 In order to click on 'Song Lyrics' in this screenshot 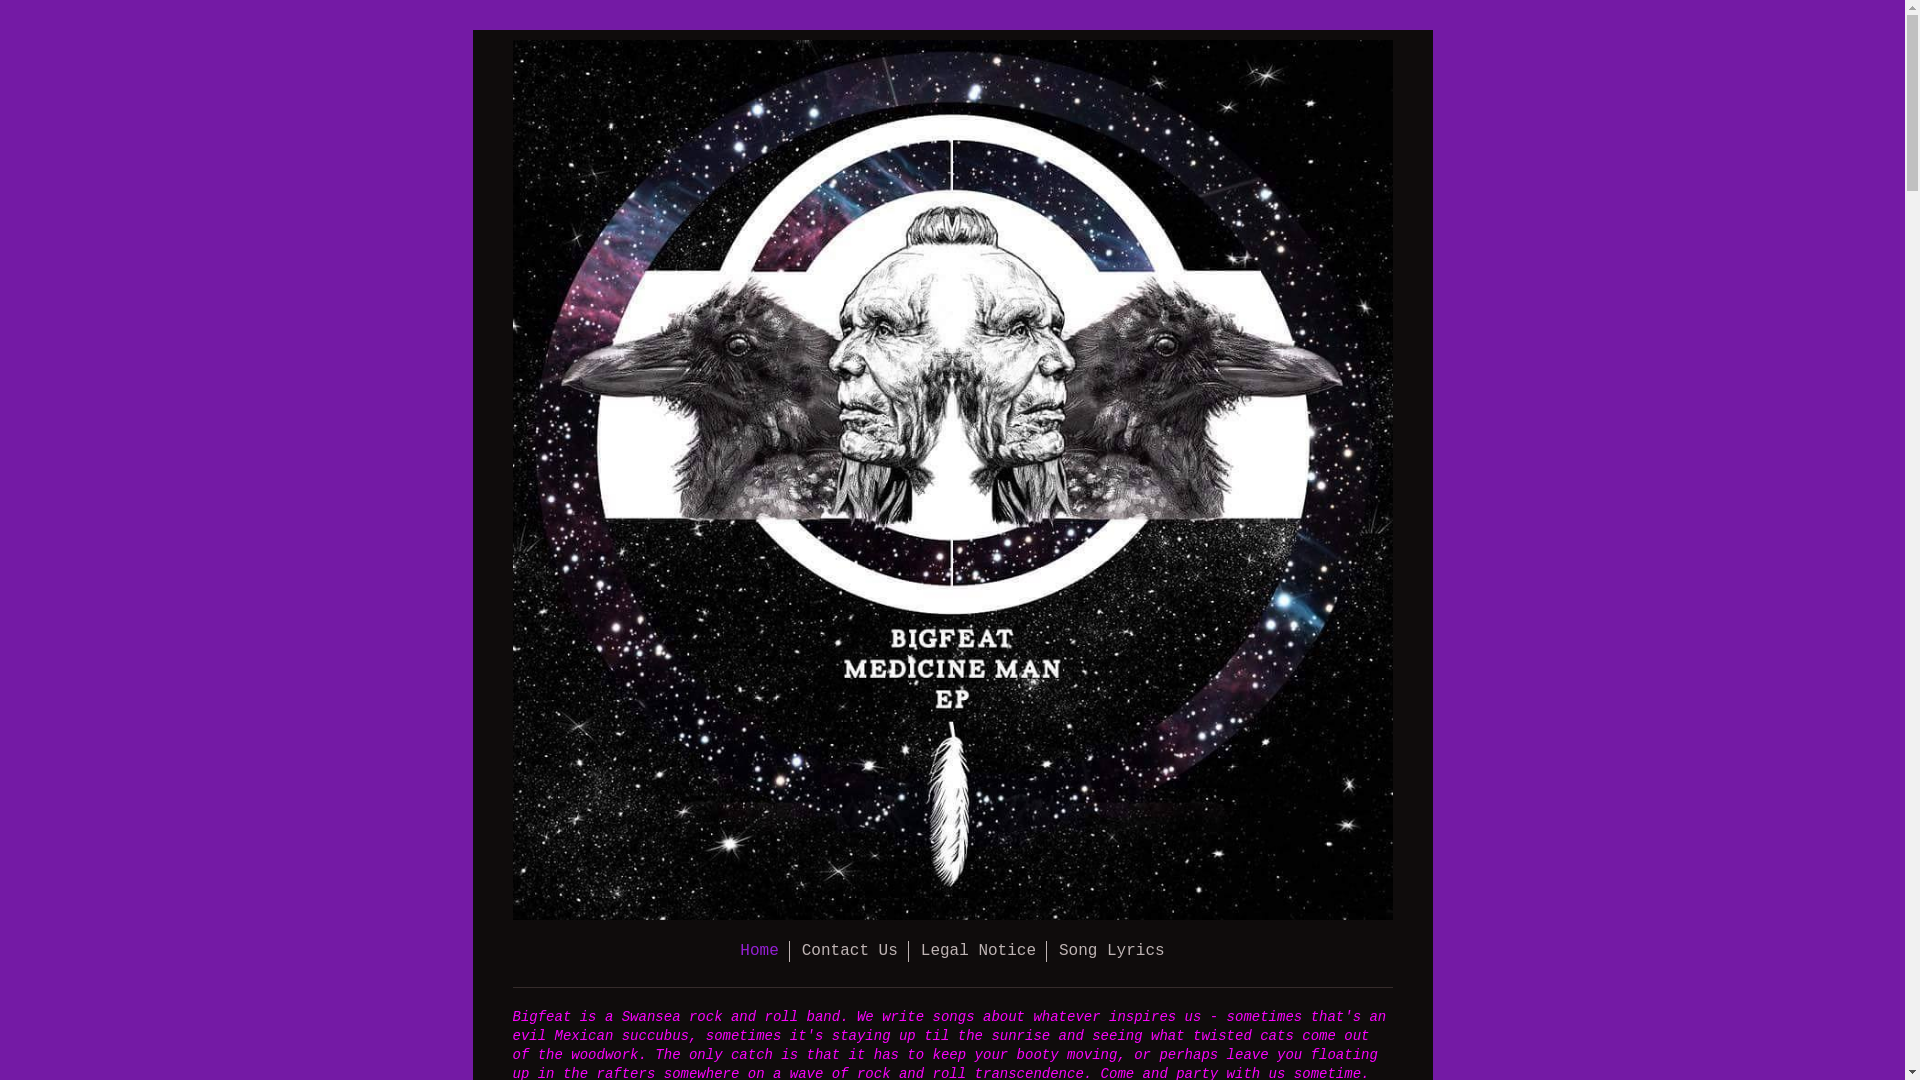, I will do `click(1111, 950)`.